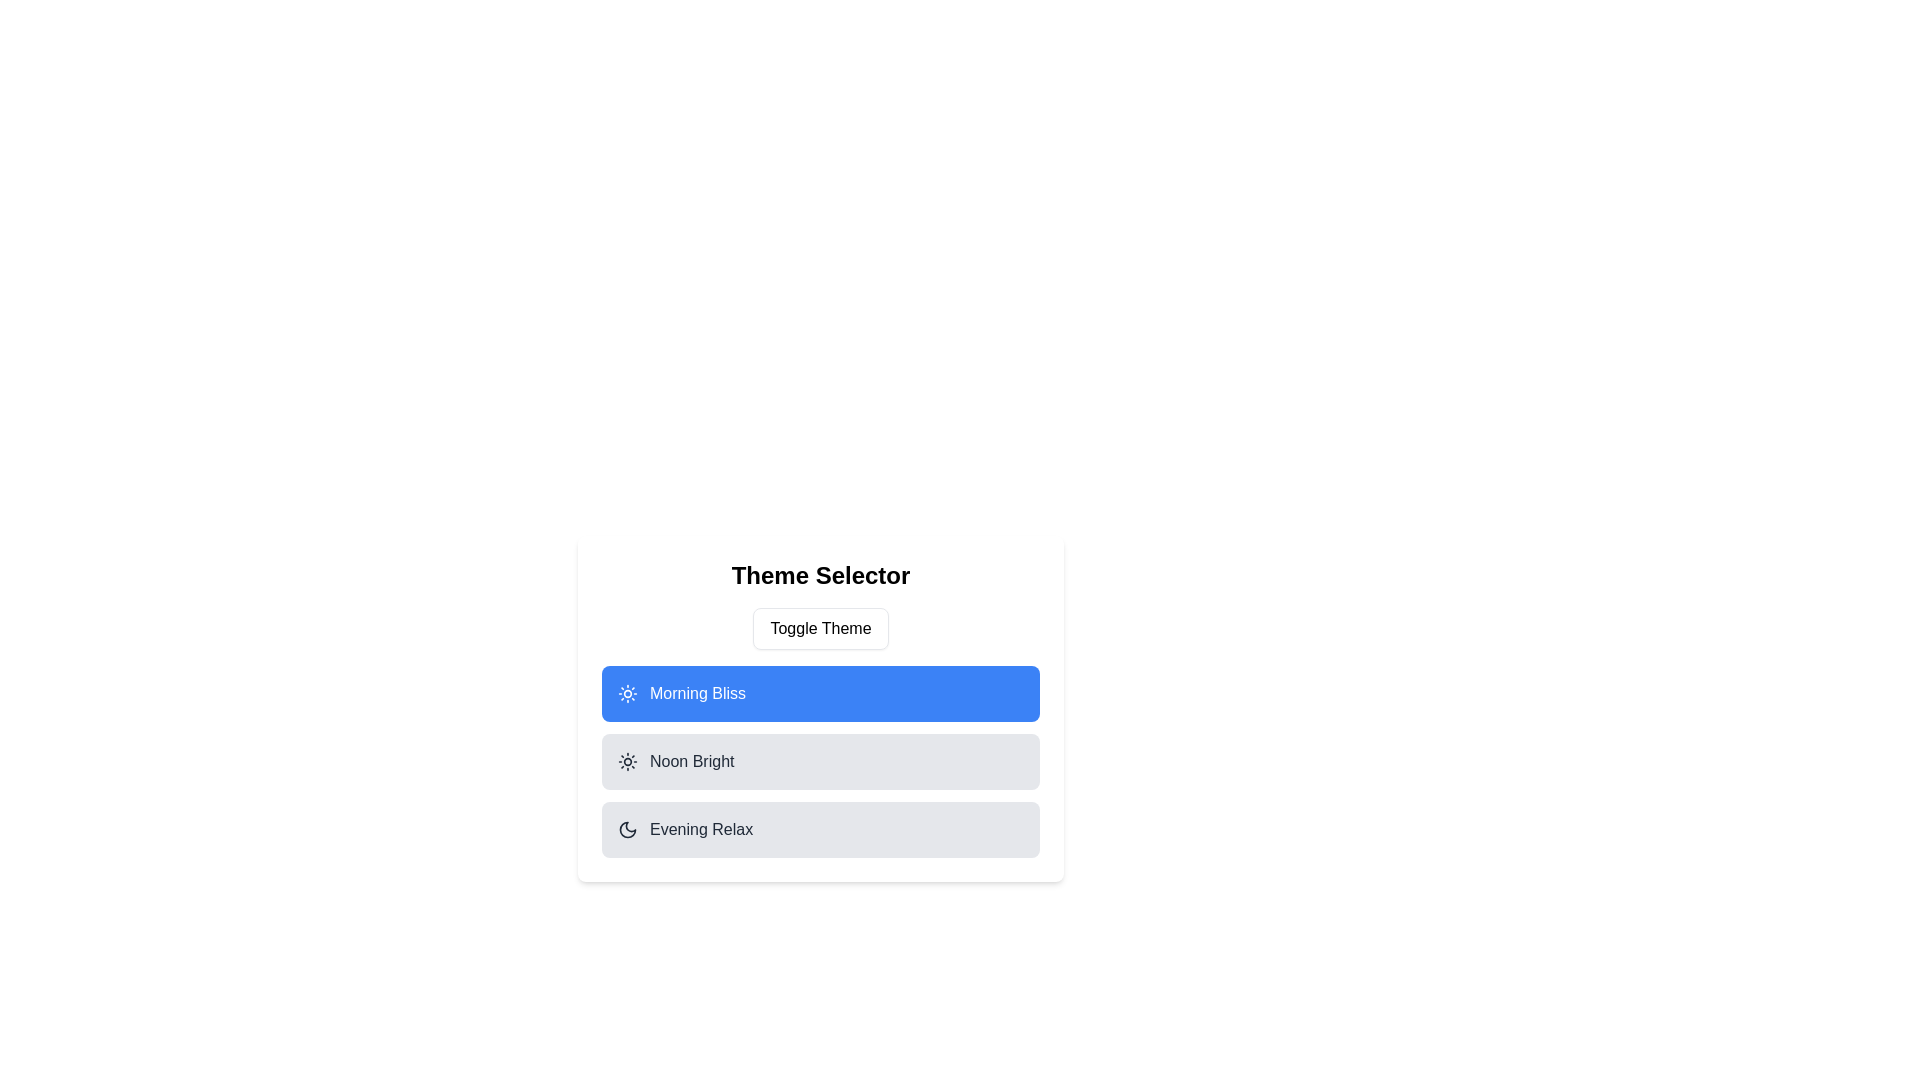  I want to click on the item Noon Bright from the list, so click(820, 762).